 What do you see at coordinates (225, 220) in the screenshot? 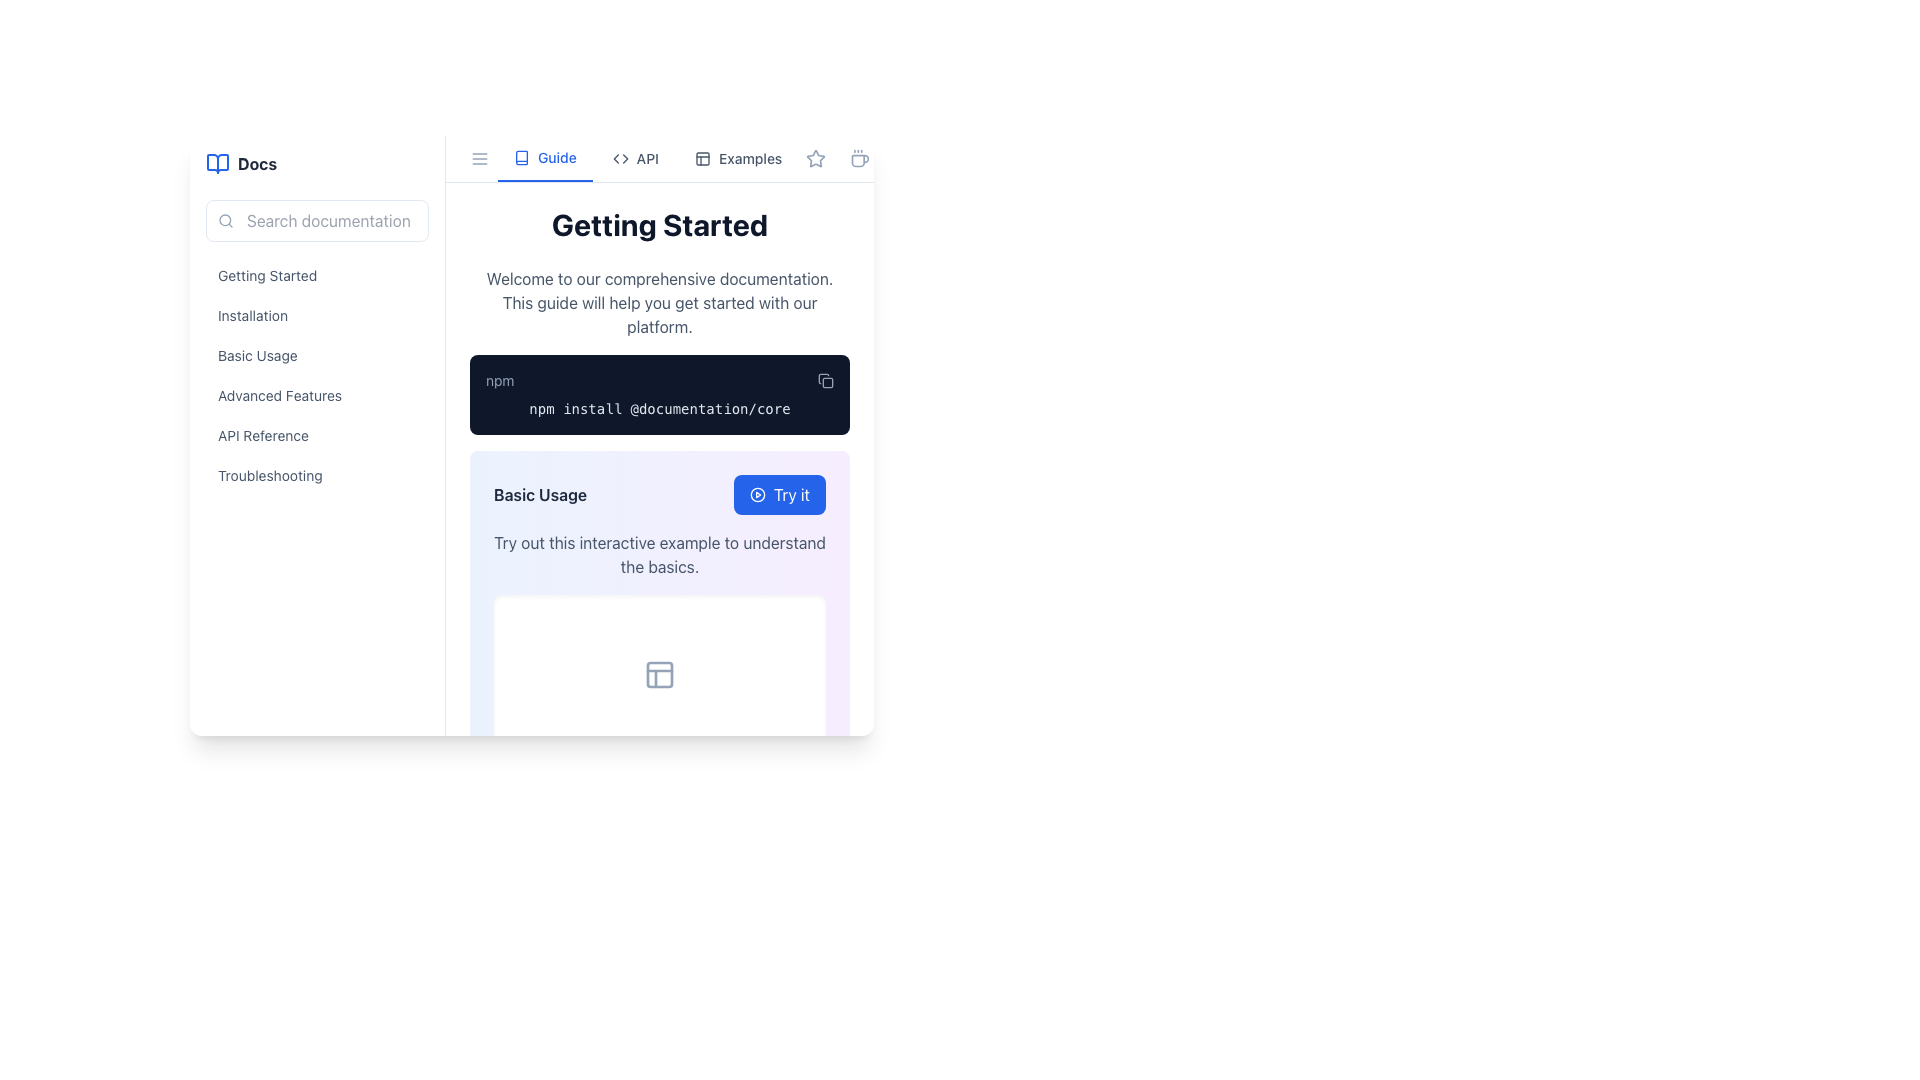
I see `the circular element that is part of the magnifying glass icon in the left sidebar, adjacent to the 'Search documentation' input field` at bounding box center [225, 220].